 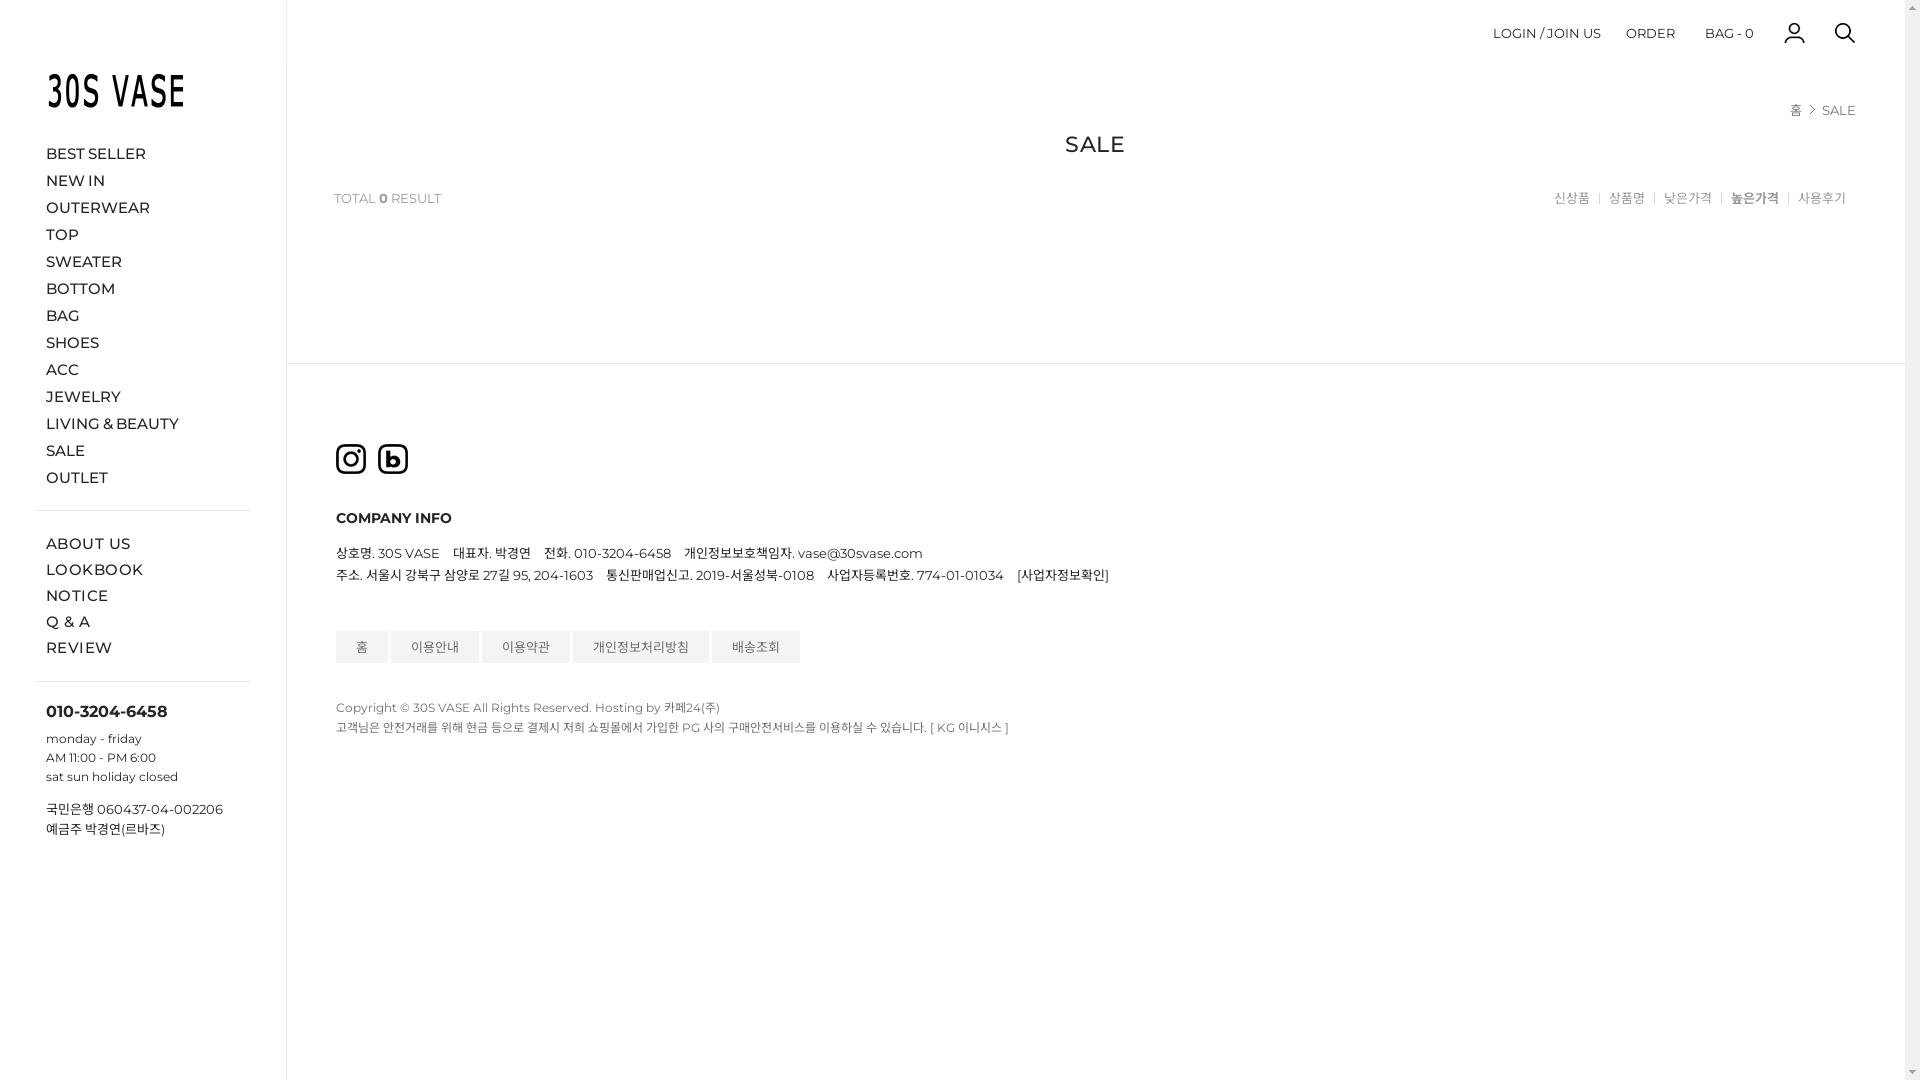 I want to click on 'SHOES', so click(x=142, y=340).